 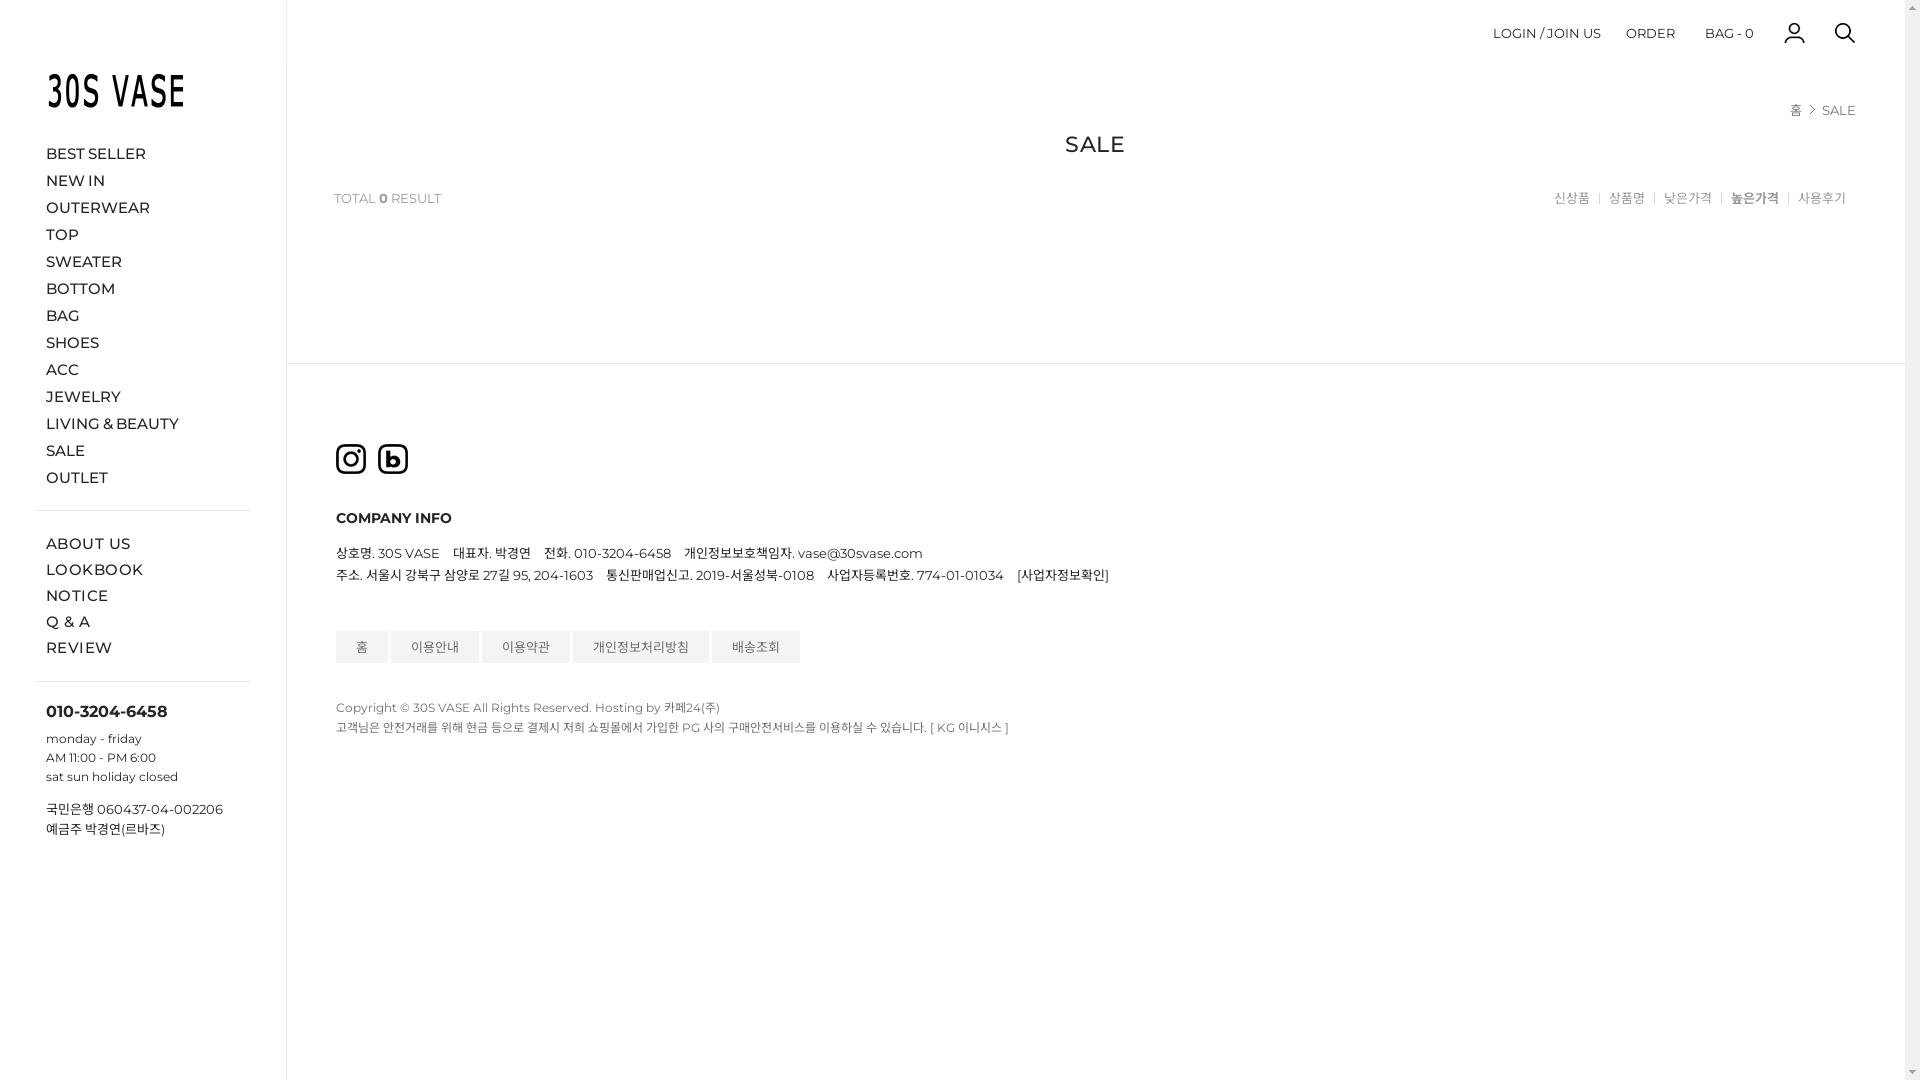 I want to click on 'SHOES', so click(x=142, y=340).